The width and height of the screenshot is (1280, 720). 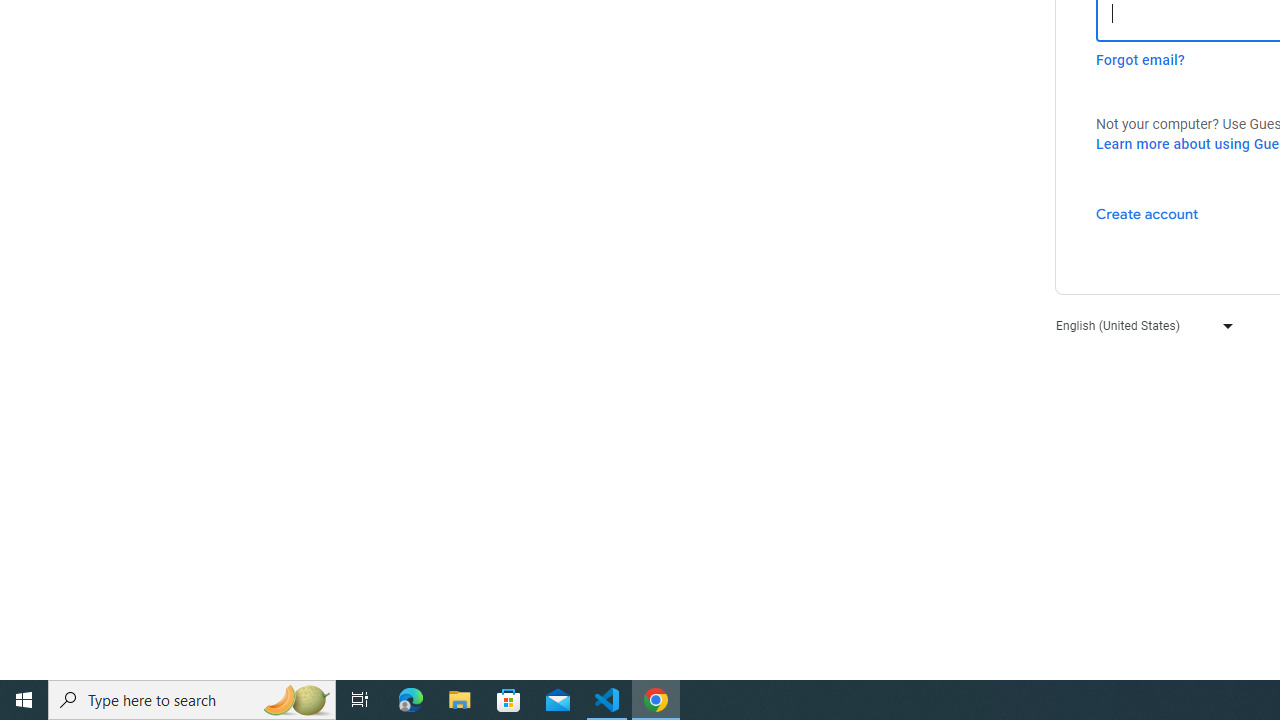 I want to click on 'Forgot email?', so click(x=1140, y=59).